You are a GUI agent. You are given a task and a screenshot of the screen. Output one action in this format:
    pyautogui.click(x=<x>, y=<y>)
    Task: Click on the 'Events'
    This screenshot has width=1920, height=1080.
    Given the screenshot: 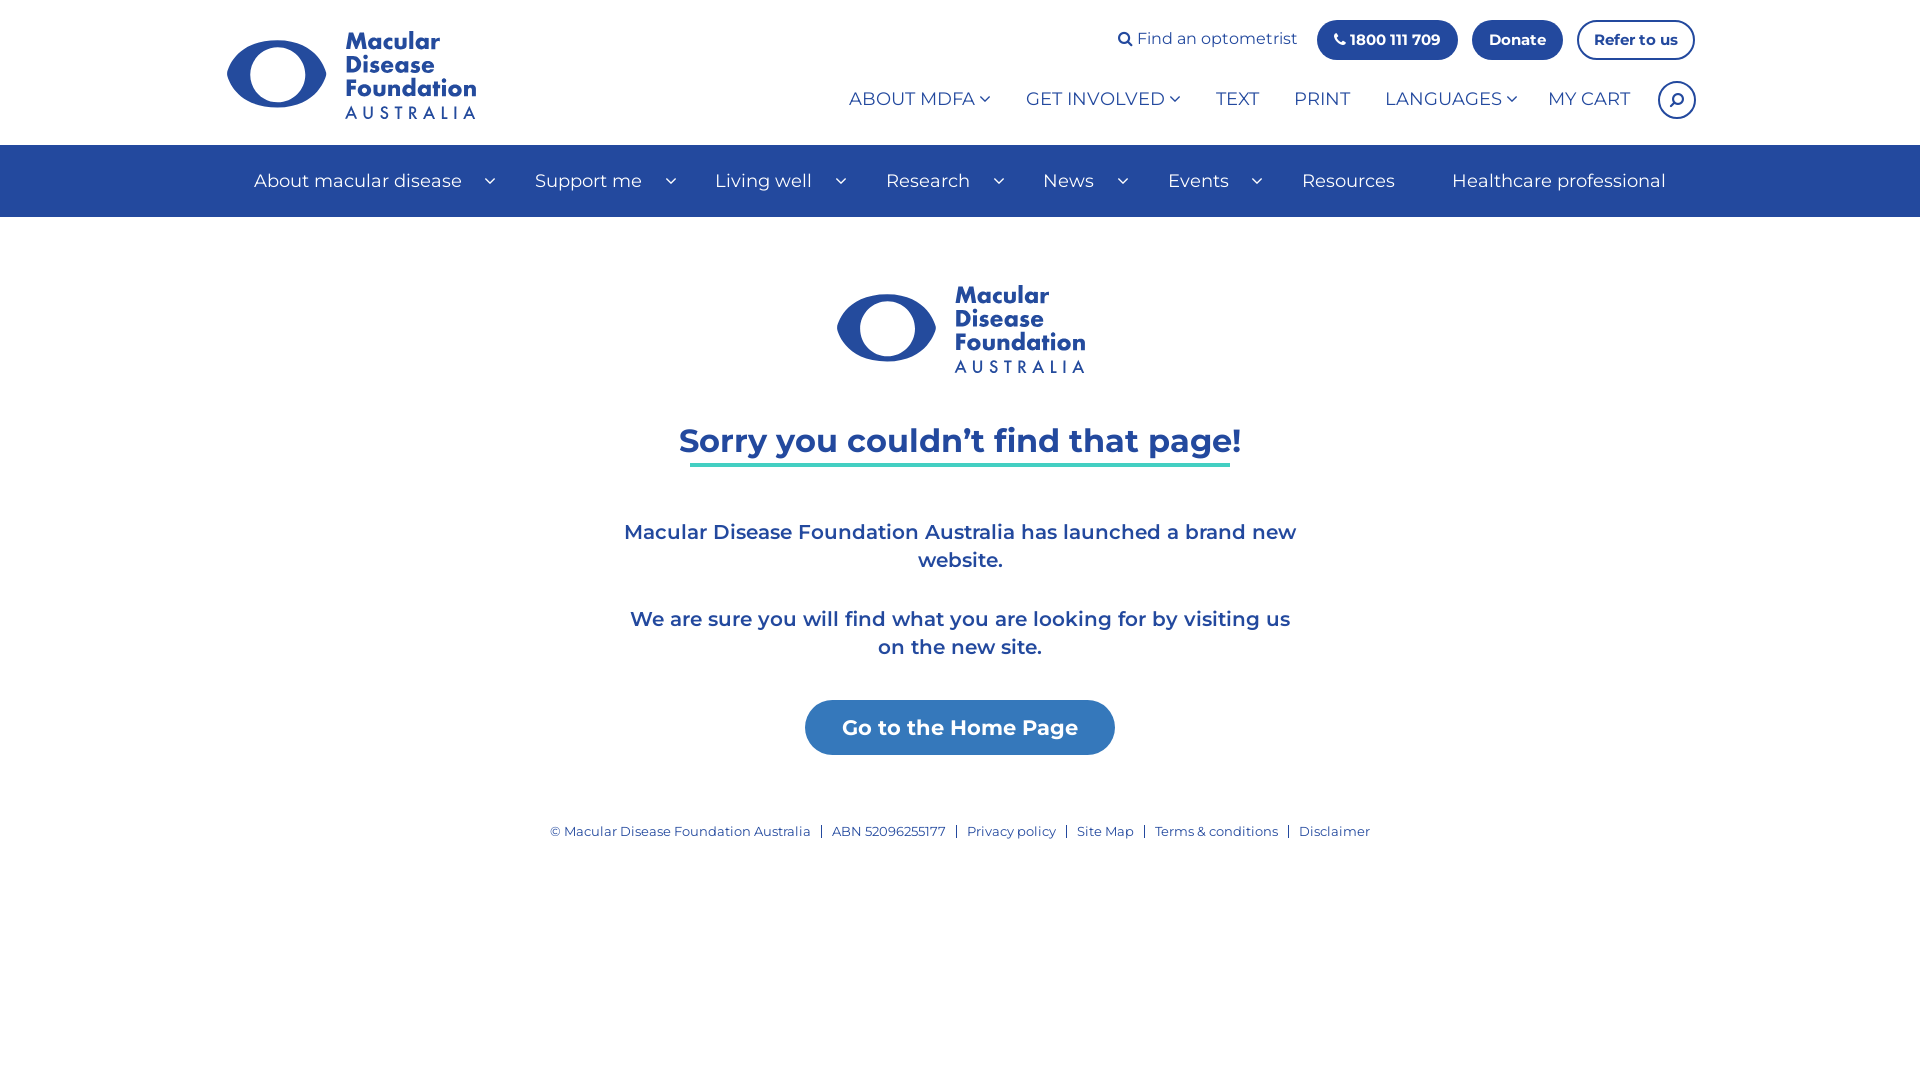 What is the action you would take?
    pyautogui.click(x=1204, y=181)
    